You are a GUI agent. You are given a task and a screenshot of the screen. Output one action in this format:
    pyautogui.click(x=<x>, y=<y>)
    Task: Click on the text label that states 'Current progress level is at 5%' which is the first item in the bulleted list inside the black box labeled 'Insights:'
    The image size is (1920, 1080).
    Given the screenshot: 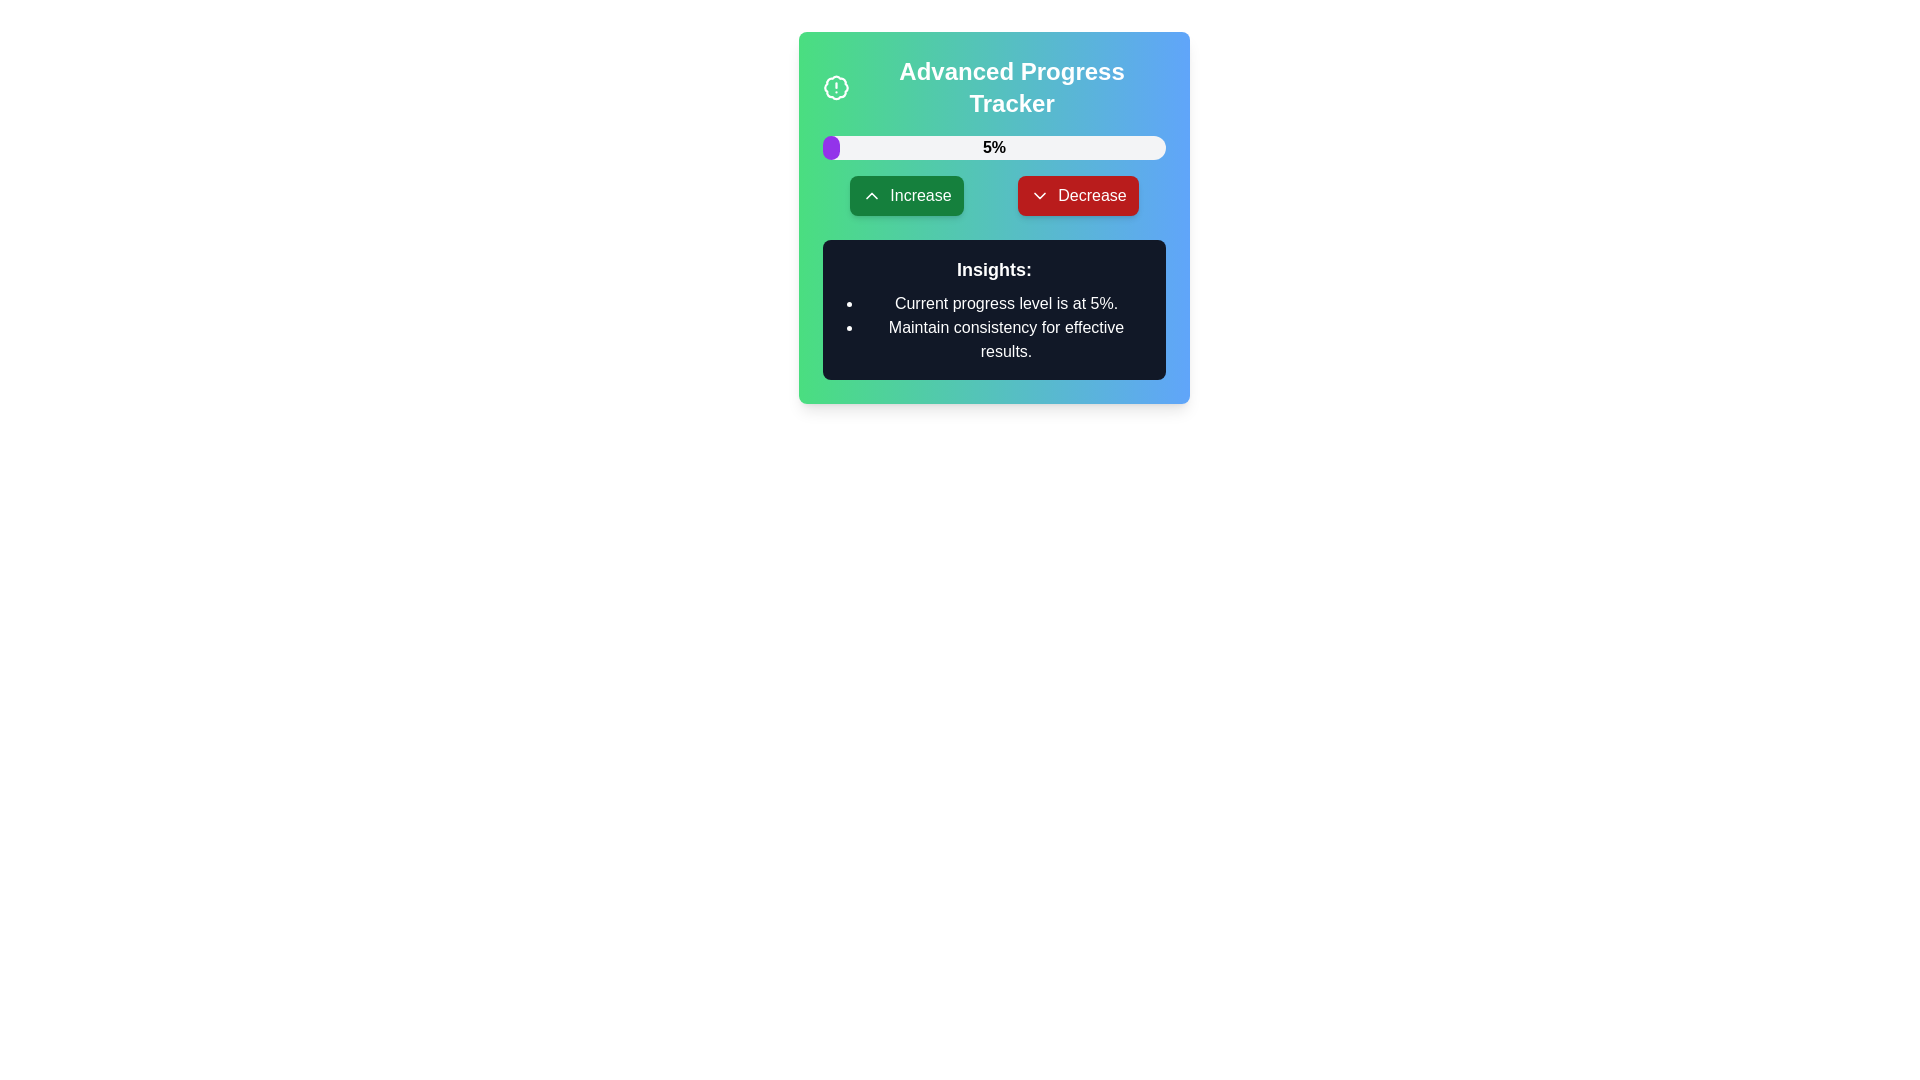 What is the action you would take?
    pyautogui.click(x=1006, y=304)
    